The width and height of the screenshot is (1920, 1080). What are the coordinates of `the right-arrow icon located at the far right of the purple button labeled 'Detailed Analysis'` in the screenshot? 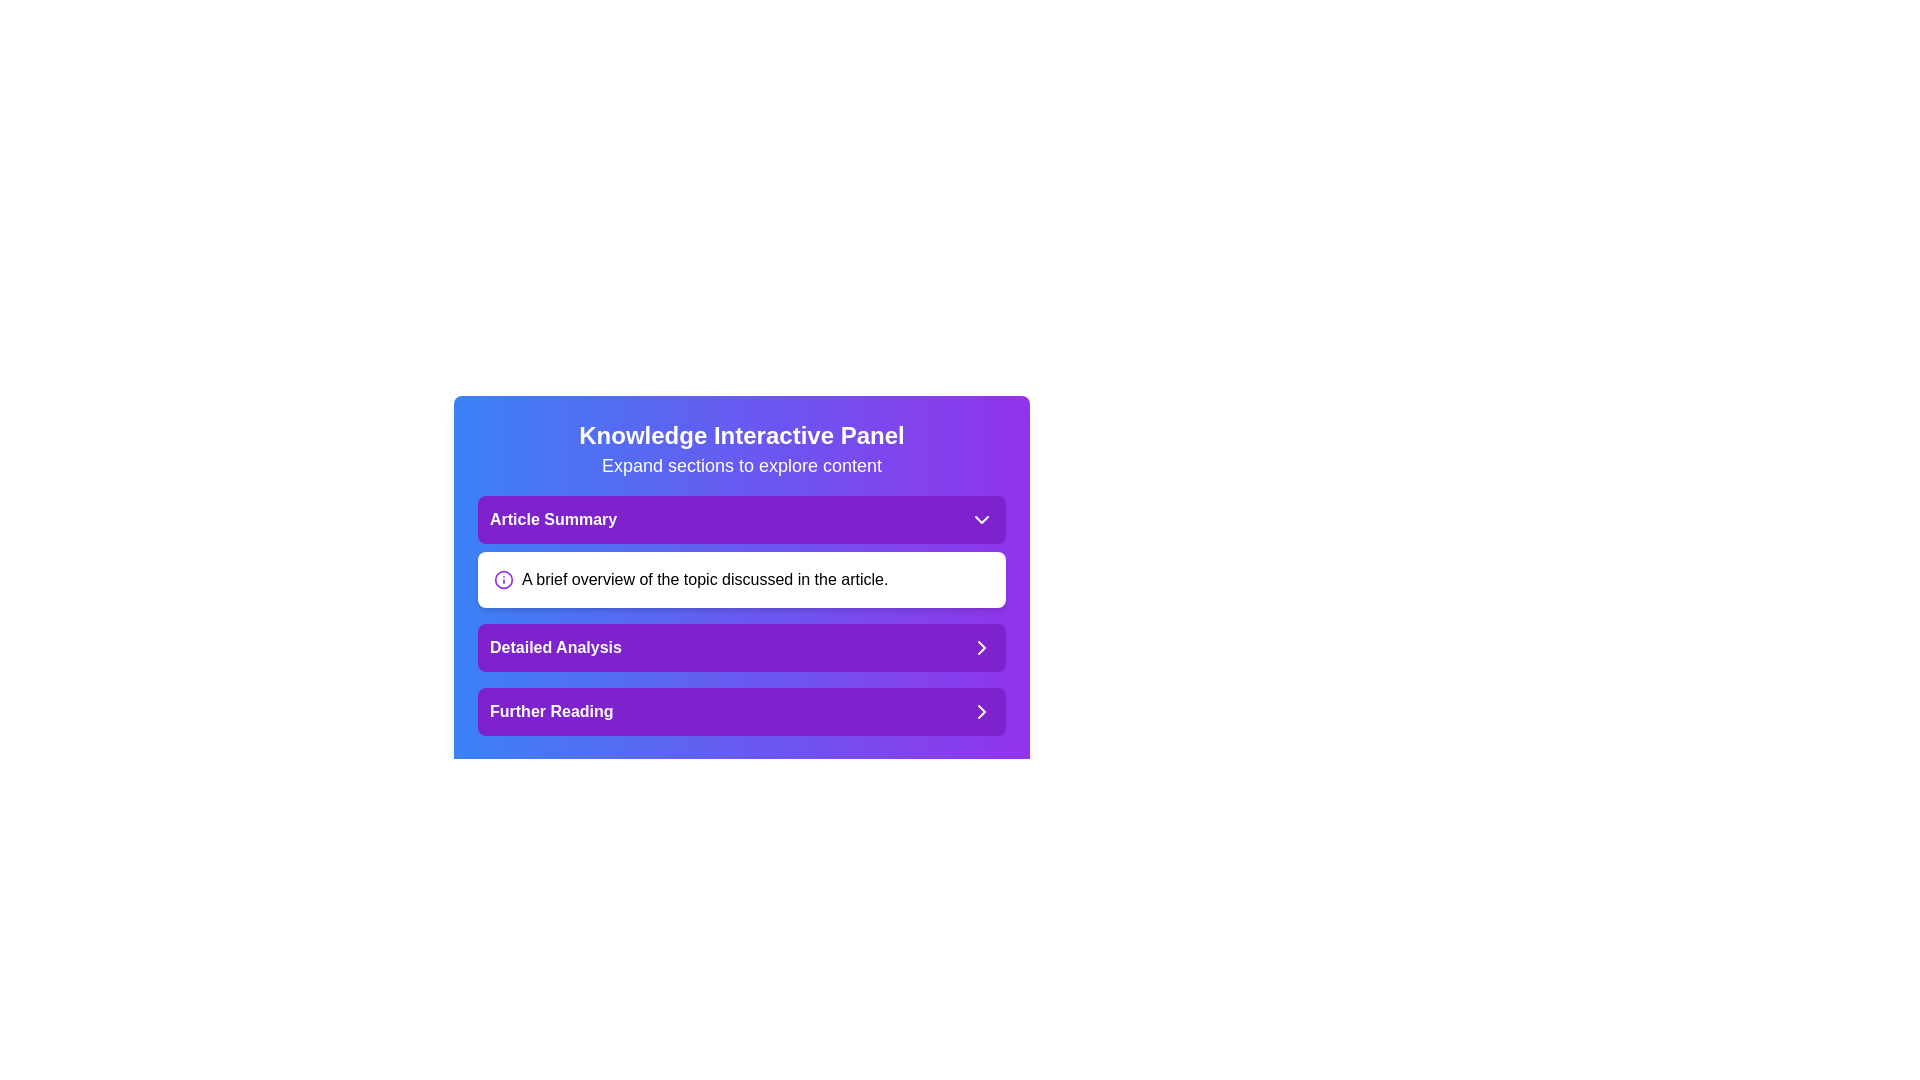 It's located at (982, 648).